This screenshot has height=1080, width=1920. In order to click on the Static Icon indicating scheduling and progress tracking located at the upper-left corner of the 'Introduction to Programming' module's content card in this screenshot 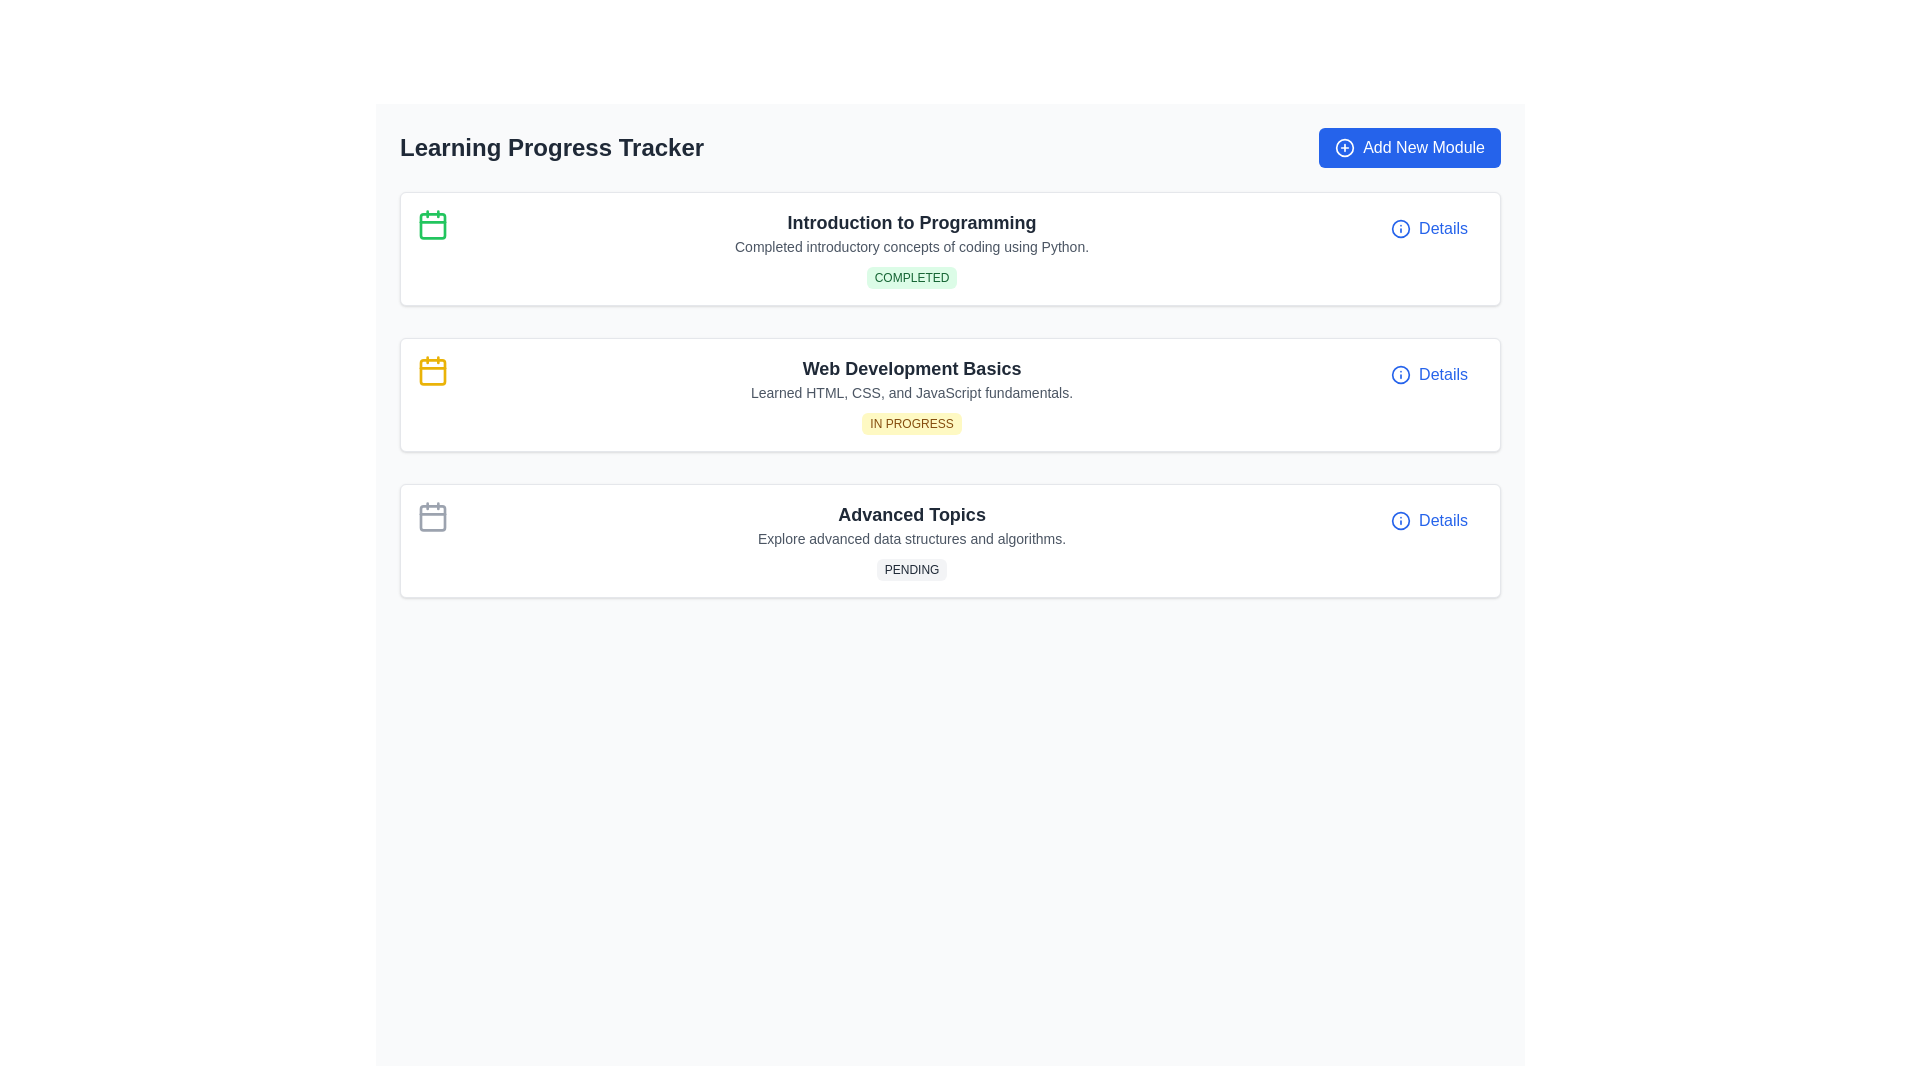, I will do `click(431, 224)`.